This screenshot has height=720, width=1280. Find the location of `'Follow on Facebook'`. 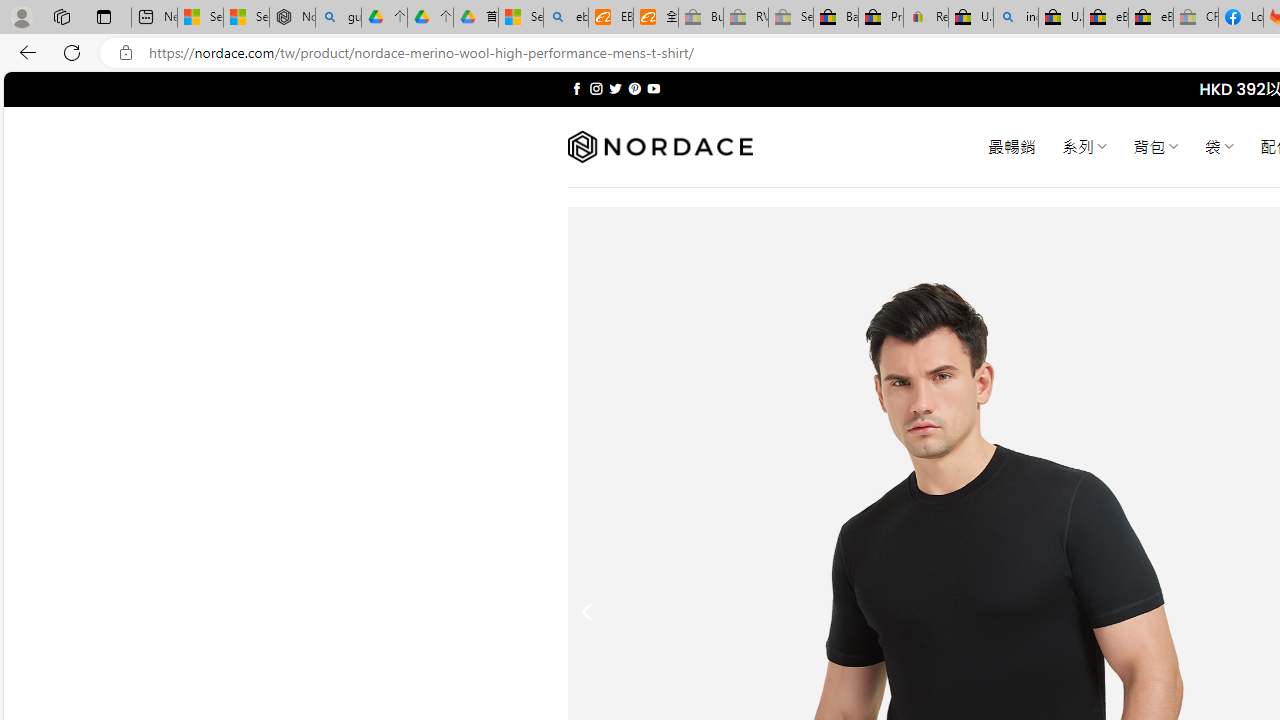

'Follow on Facebook' is located at coordinates (576, 88).